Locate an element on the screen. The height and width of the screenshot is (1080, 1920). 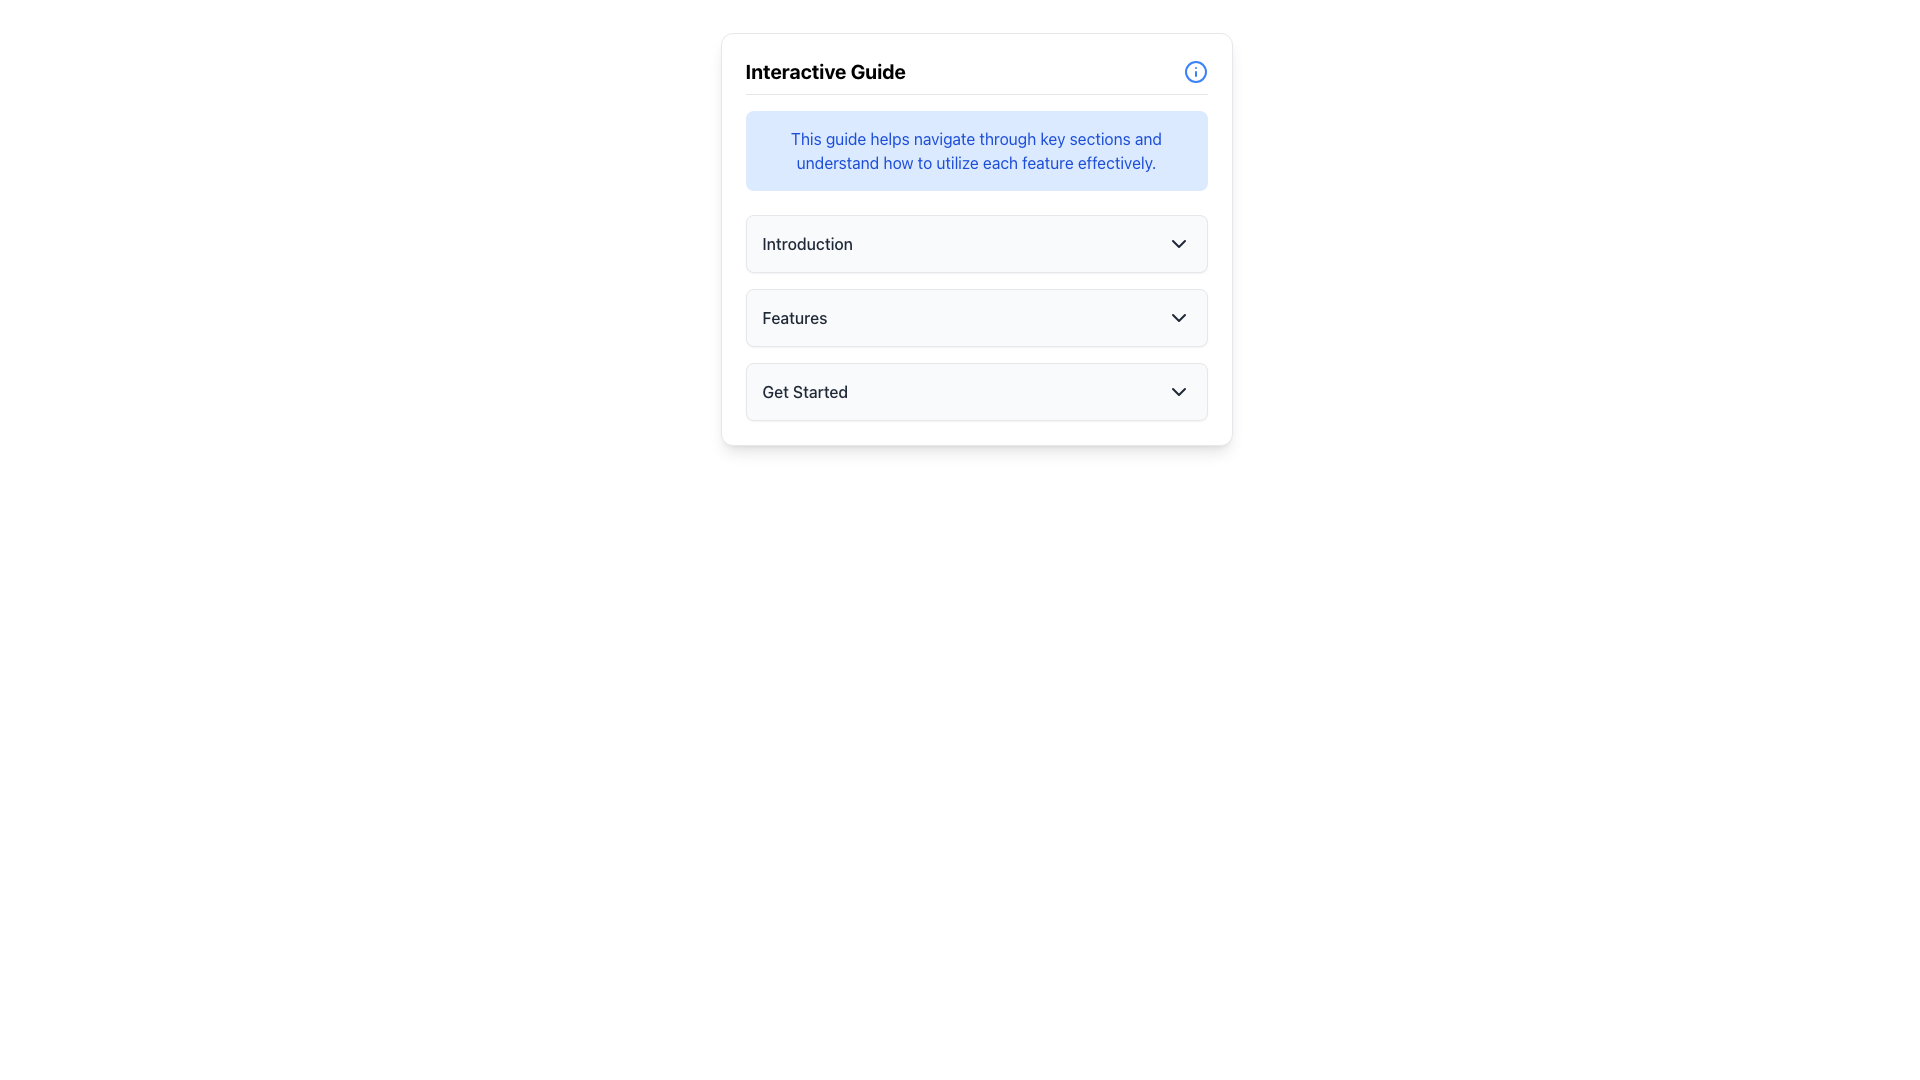
the informational icon with a blue border located in the top-right corner of the 'Interactive Guide' card is located at coordinates (1195, 71).